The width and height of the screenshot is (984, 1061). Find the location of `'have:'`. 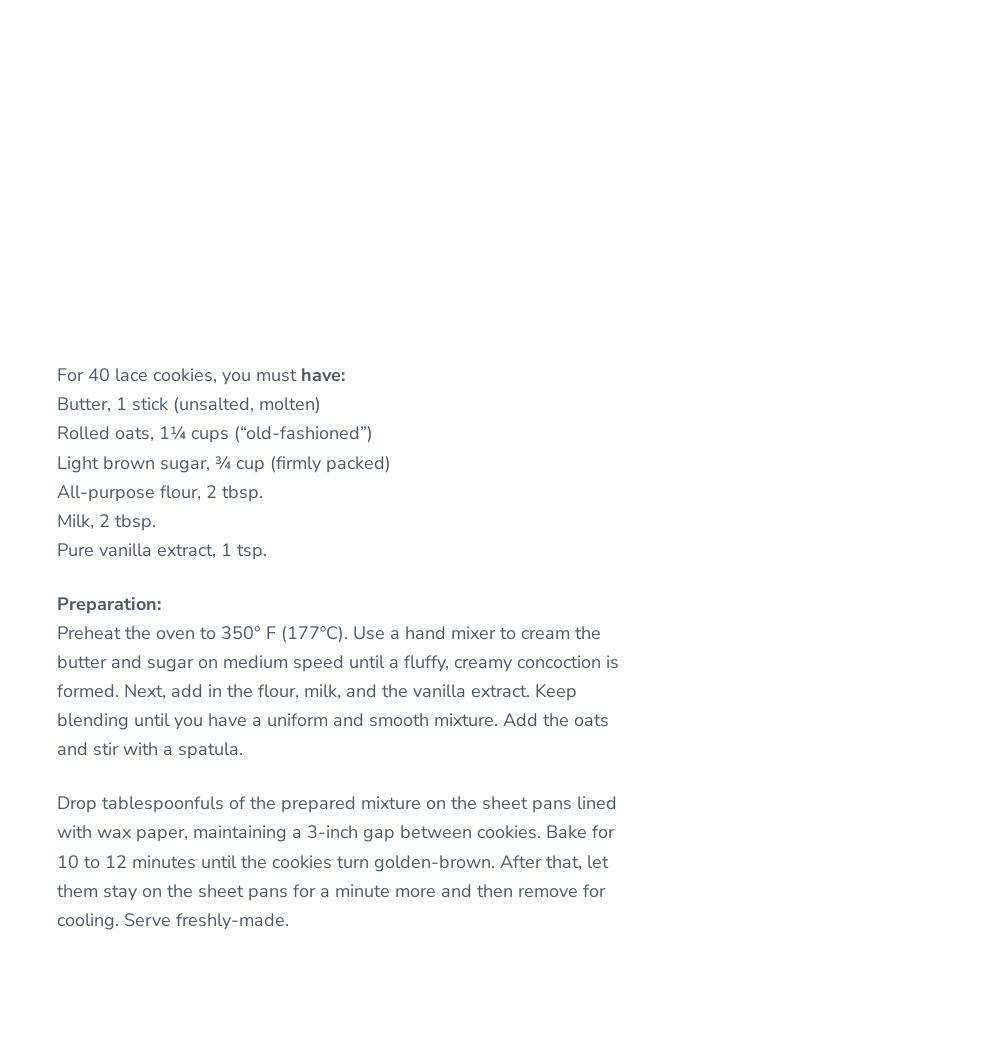

'have:' is located at coordinates (300, 374).